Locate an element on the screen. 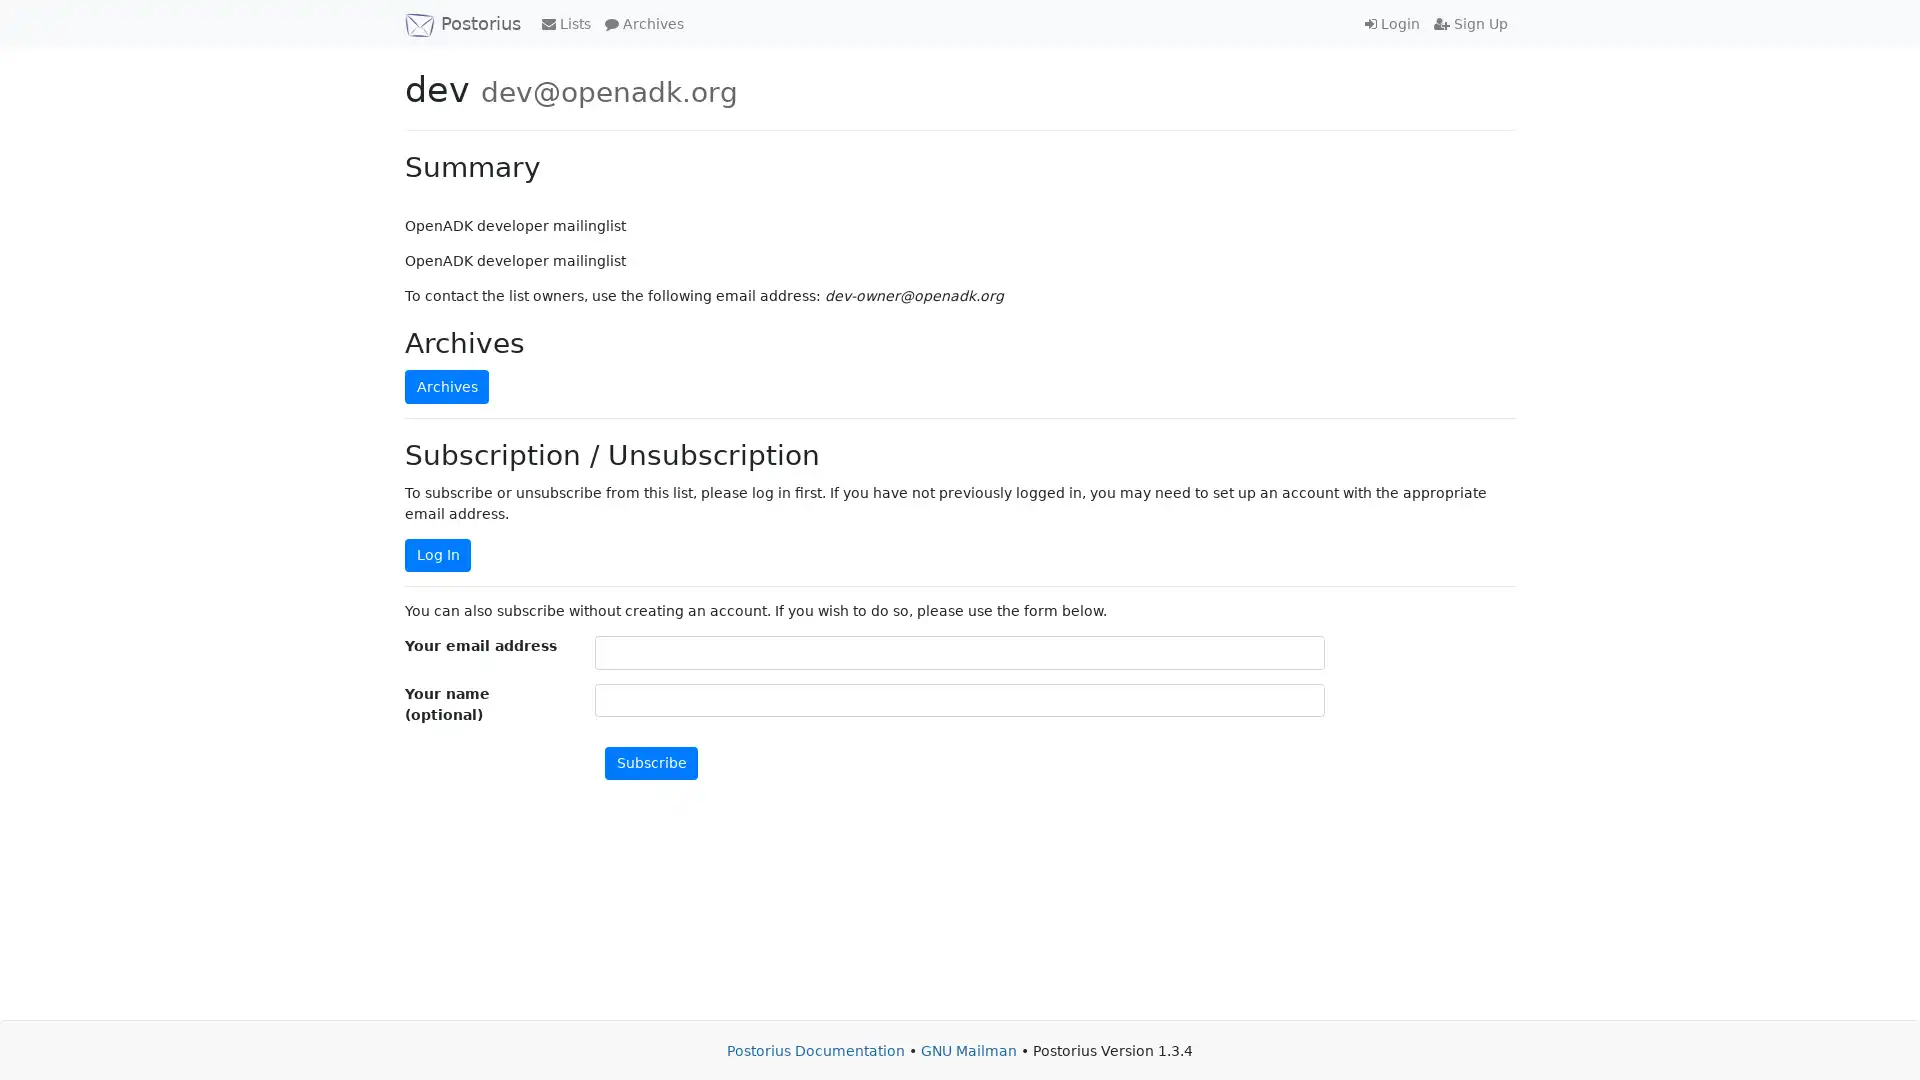  Subscribe is located at coordinates (651, 763).